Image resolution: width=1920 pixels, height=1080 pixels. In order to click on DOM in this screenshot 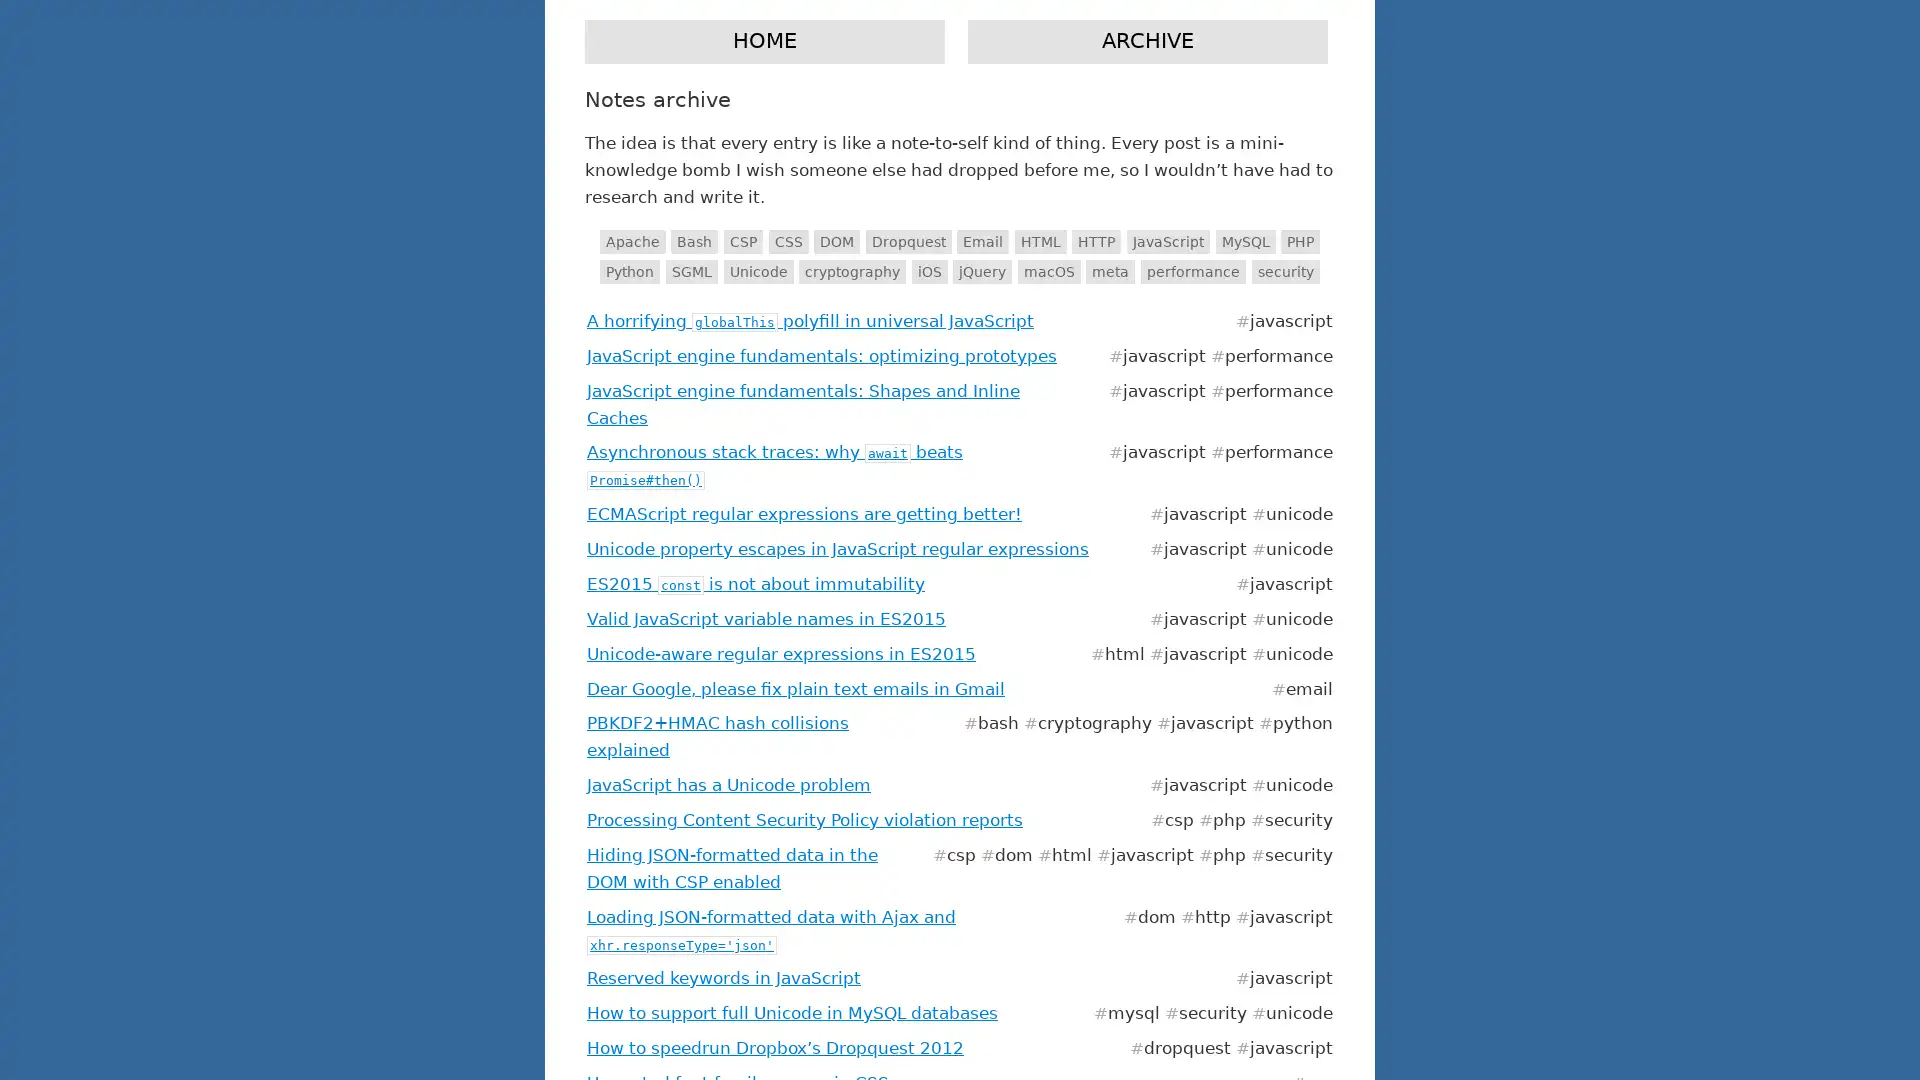, I will do `click(836, 241)`.